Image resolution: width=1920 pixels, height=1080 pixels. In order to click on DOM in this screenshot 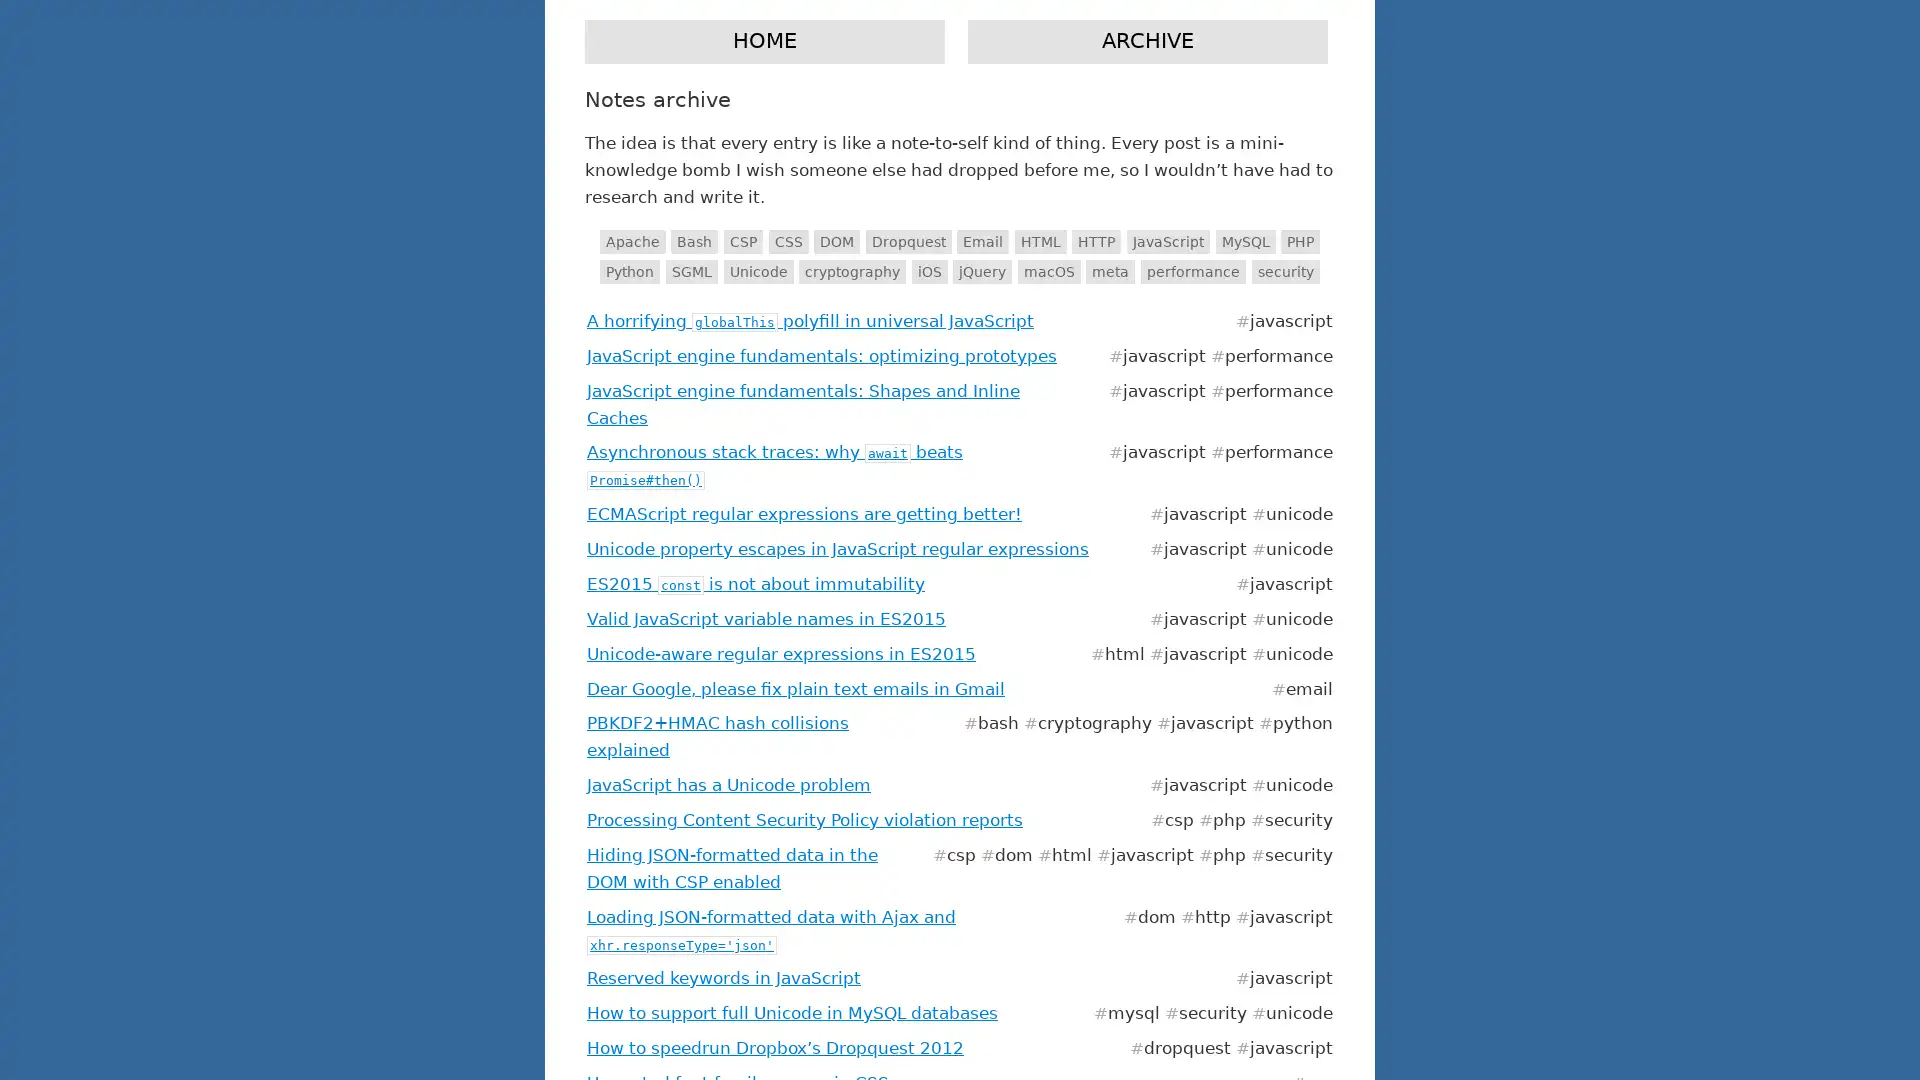, I will do `click(836, 241)`.